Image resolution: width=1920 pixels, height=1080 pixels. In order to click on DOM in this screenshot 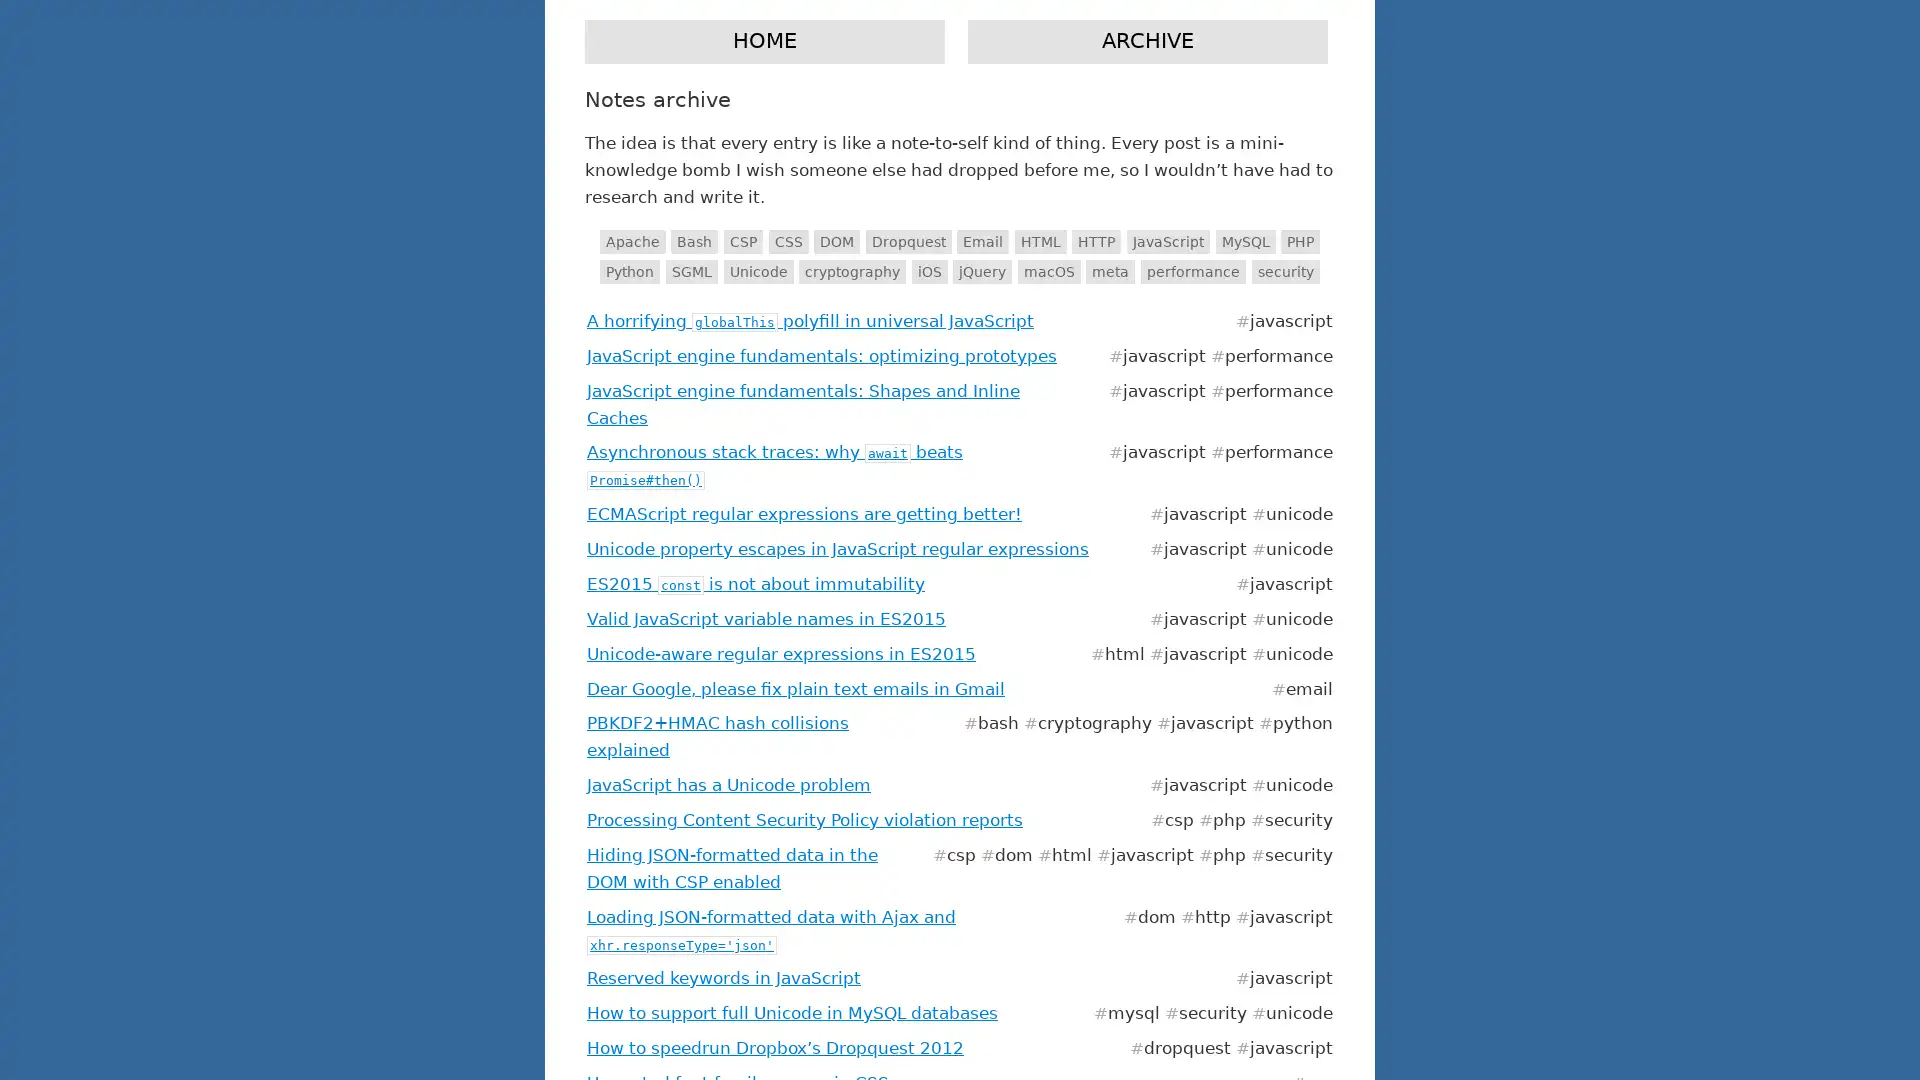, I will do `click(836, 241)`.